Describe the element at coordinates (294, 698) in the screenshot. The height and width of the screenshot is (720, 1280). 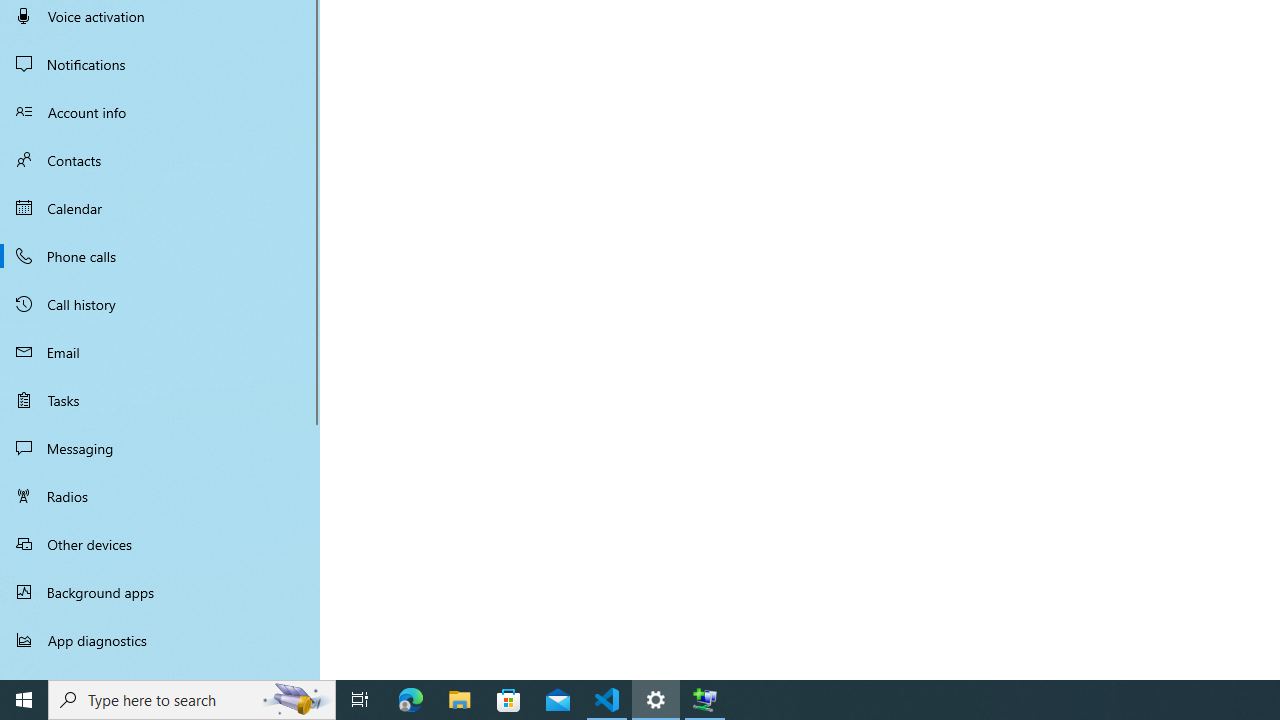
I see `'Search highlights icon opens search home window'` at that location.